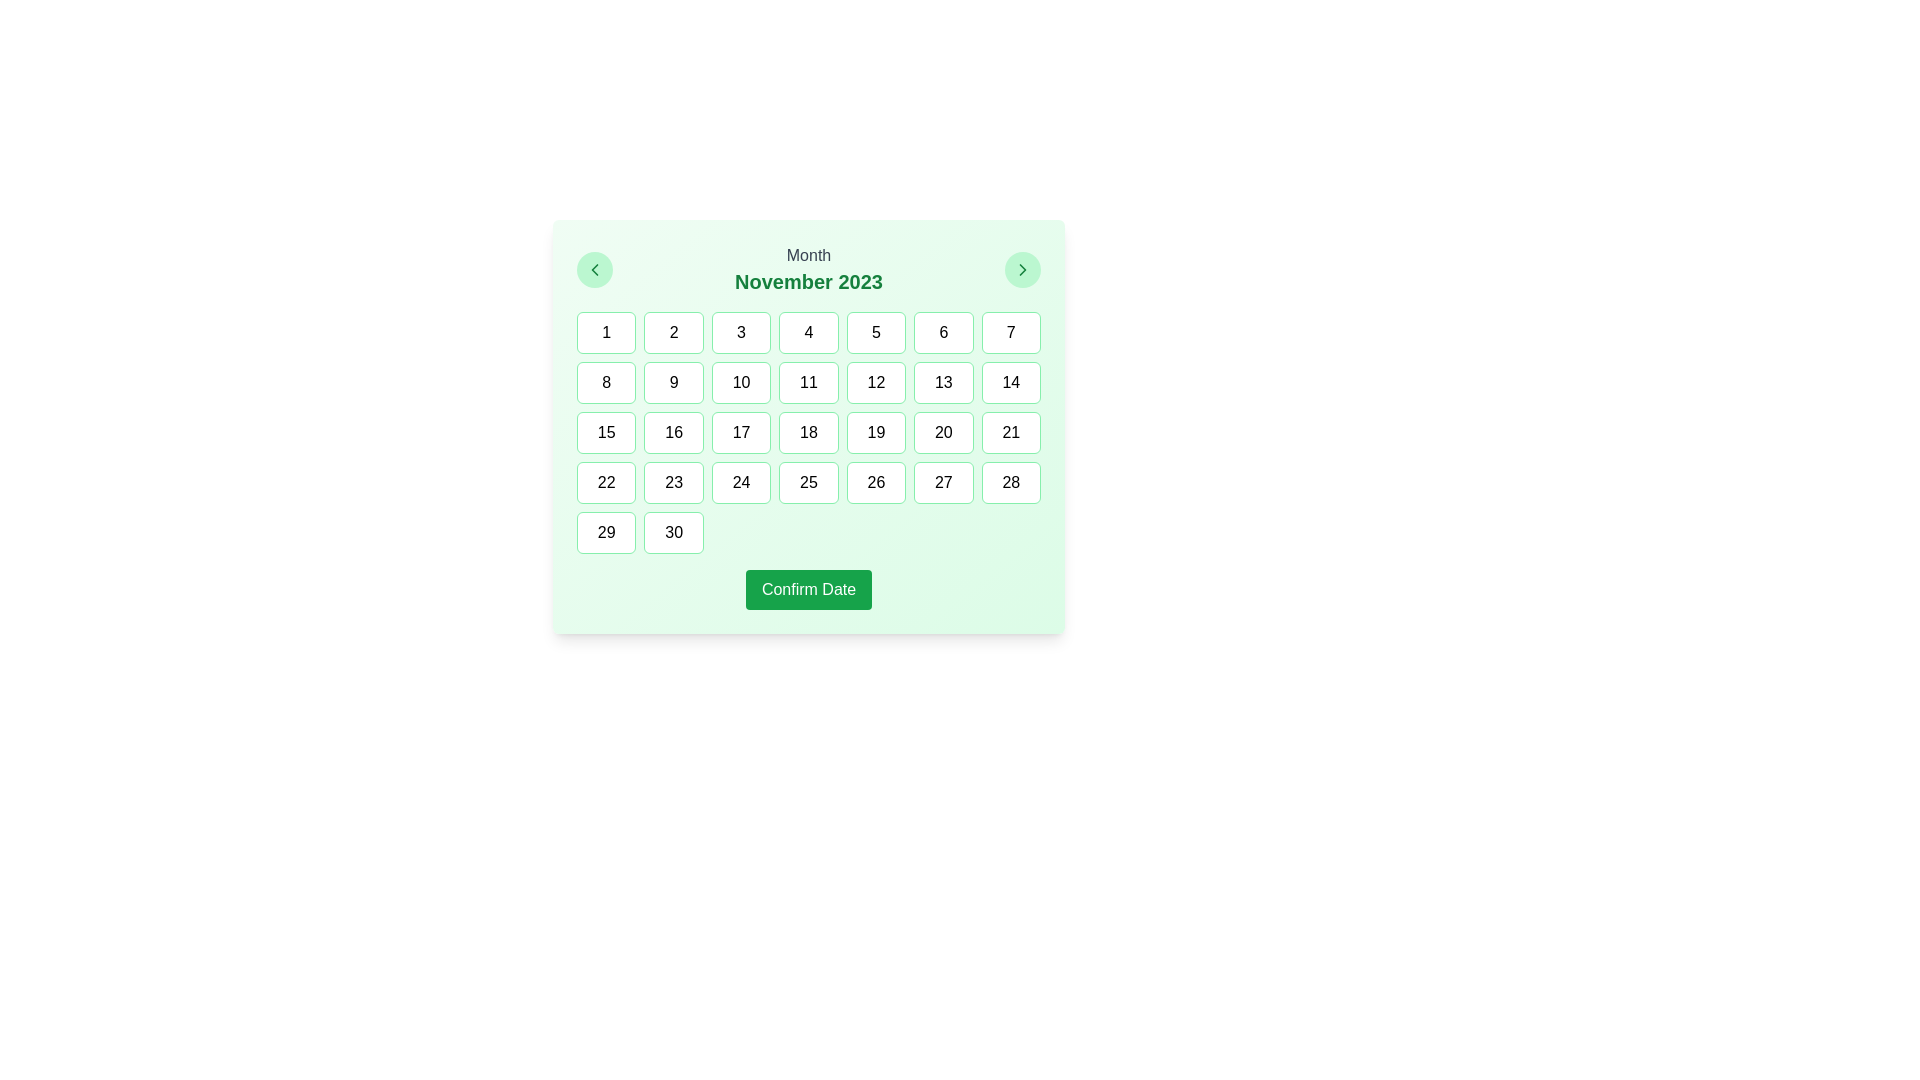 The width and height of the screenshot is (1920, 1080). I want to click on a specific cell in the calendar grid for date selection in the 'Month November 2023' calendar, so click(809, 431).